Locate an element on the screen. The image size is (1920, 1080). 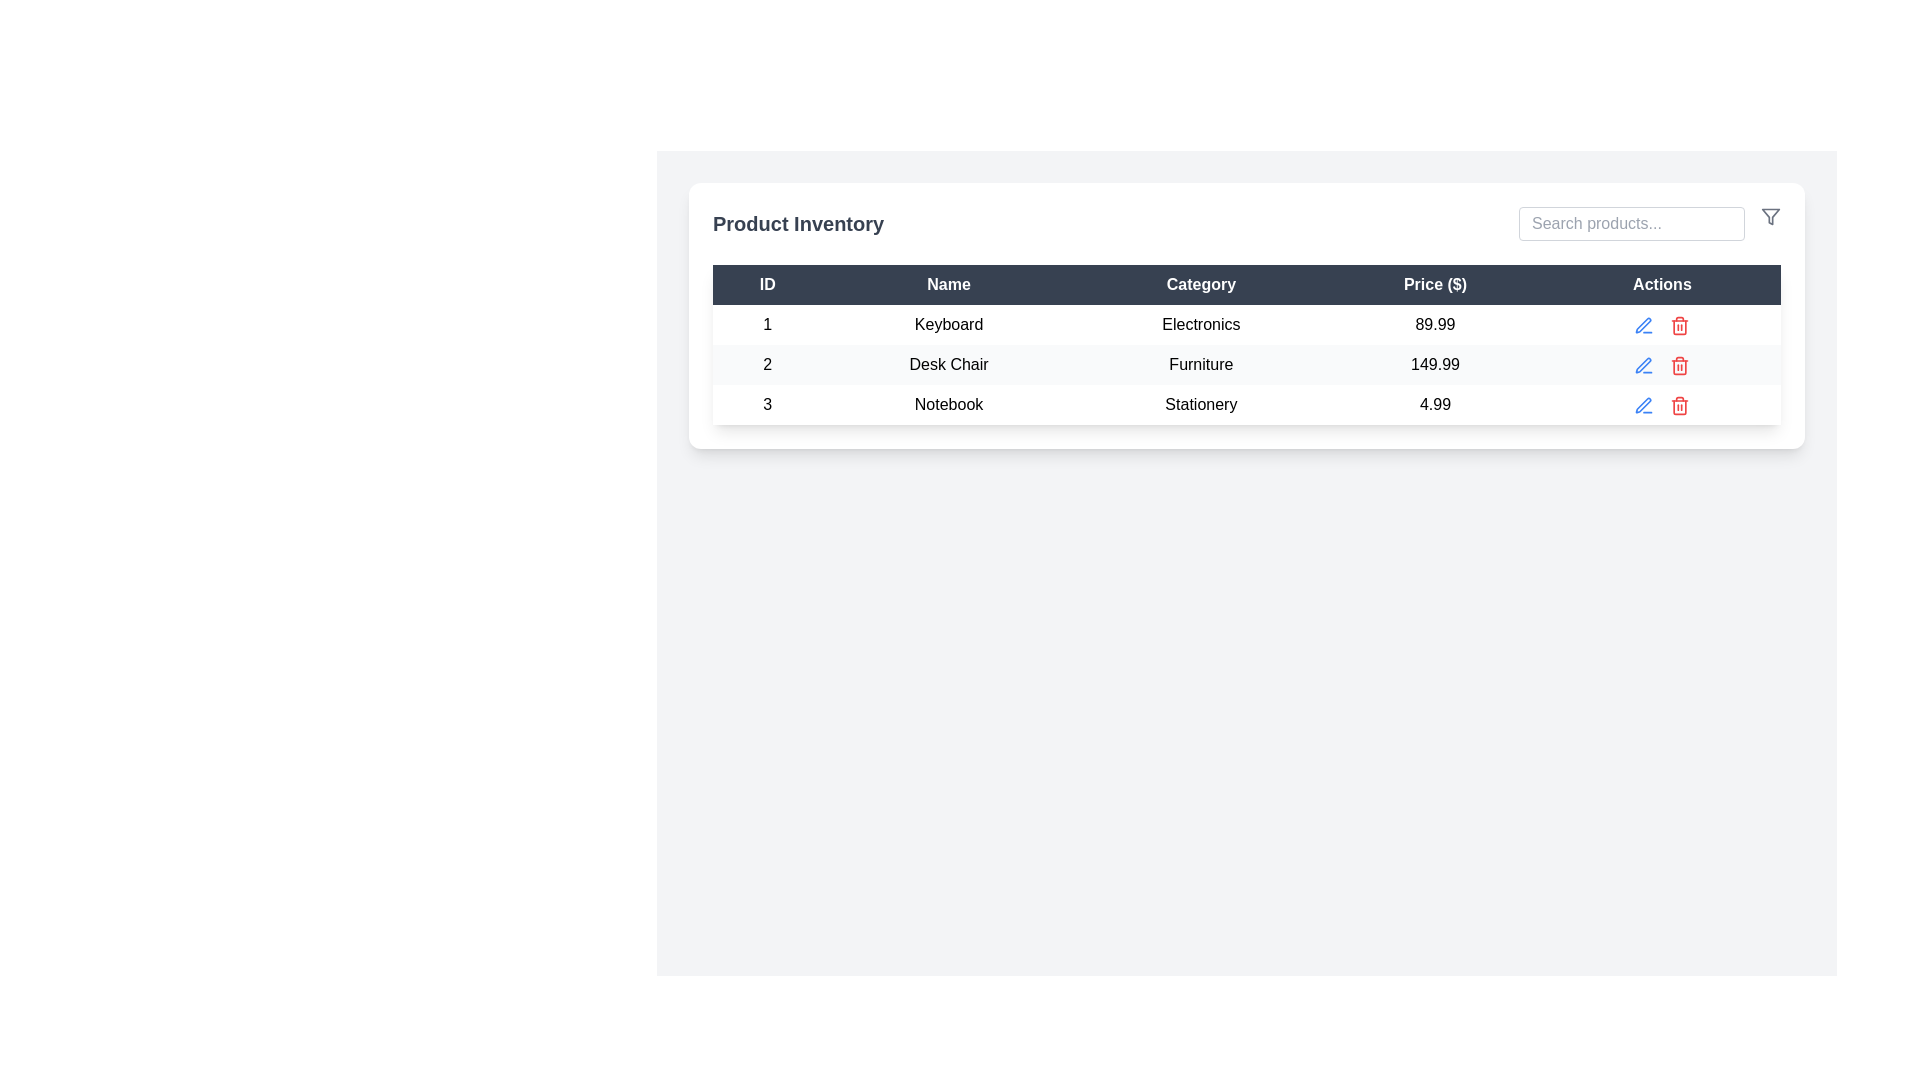
the Edit Pen icon in the Actions column for the product 'Notebook', which allows users to modify the product's details is located at coordinates (1644, 405).